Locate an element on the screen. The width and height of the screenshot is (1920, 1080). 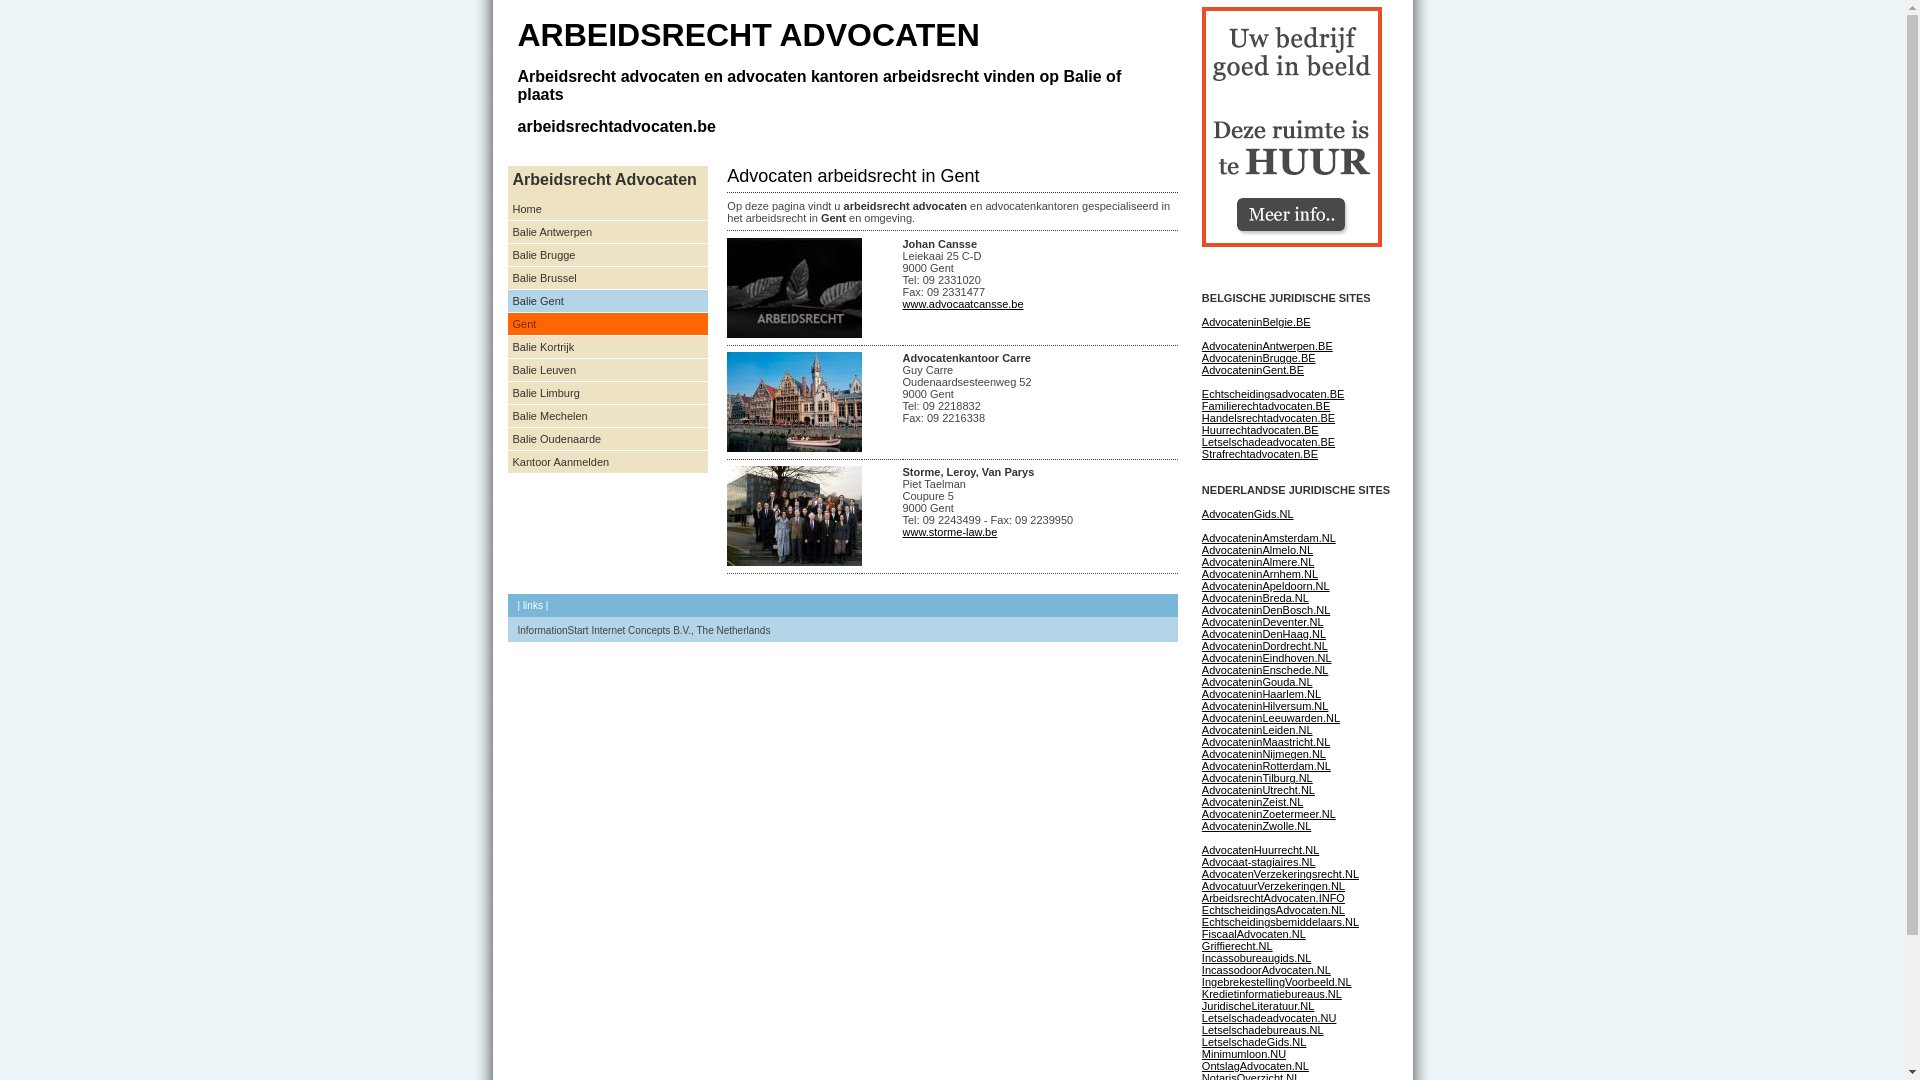
'AdvocateninAmsterdam.NL' is located at coordinates (1267, 536).